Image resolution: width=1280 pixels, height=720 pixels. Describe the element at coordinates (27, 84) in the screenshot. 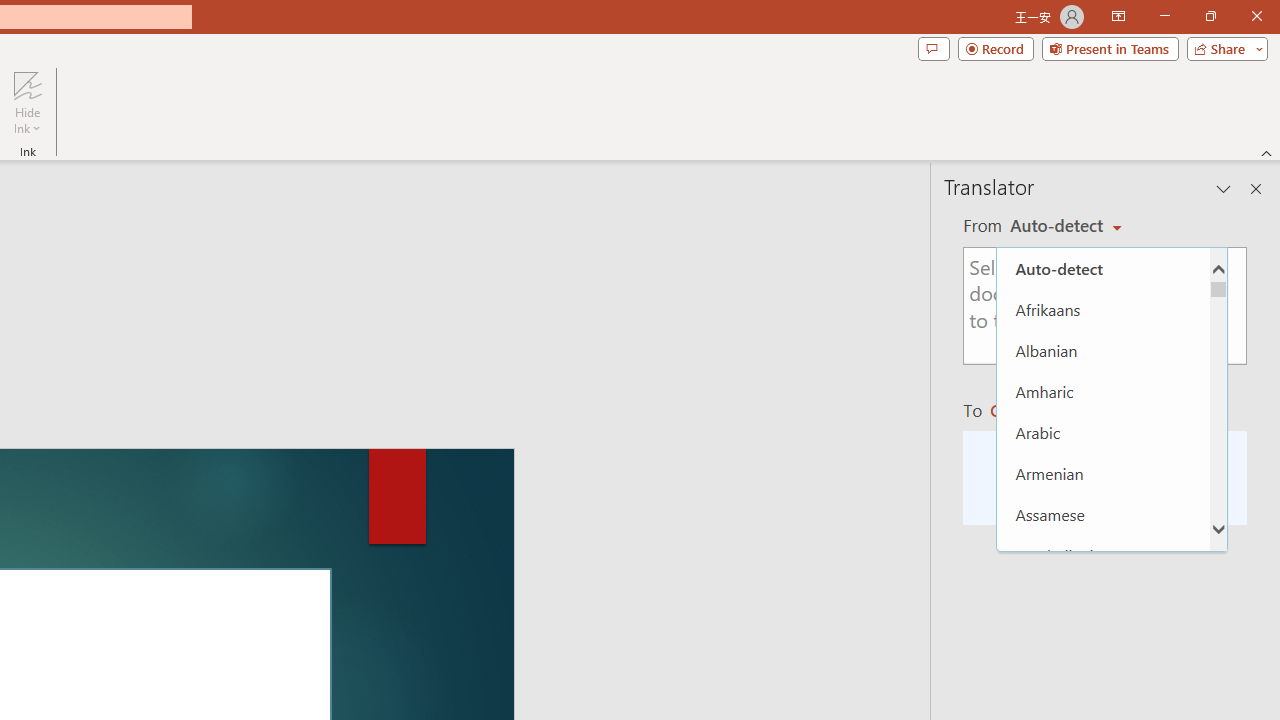

I see `'Hide Ink'` at that location.